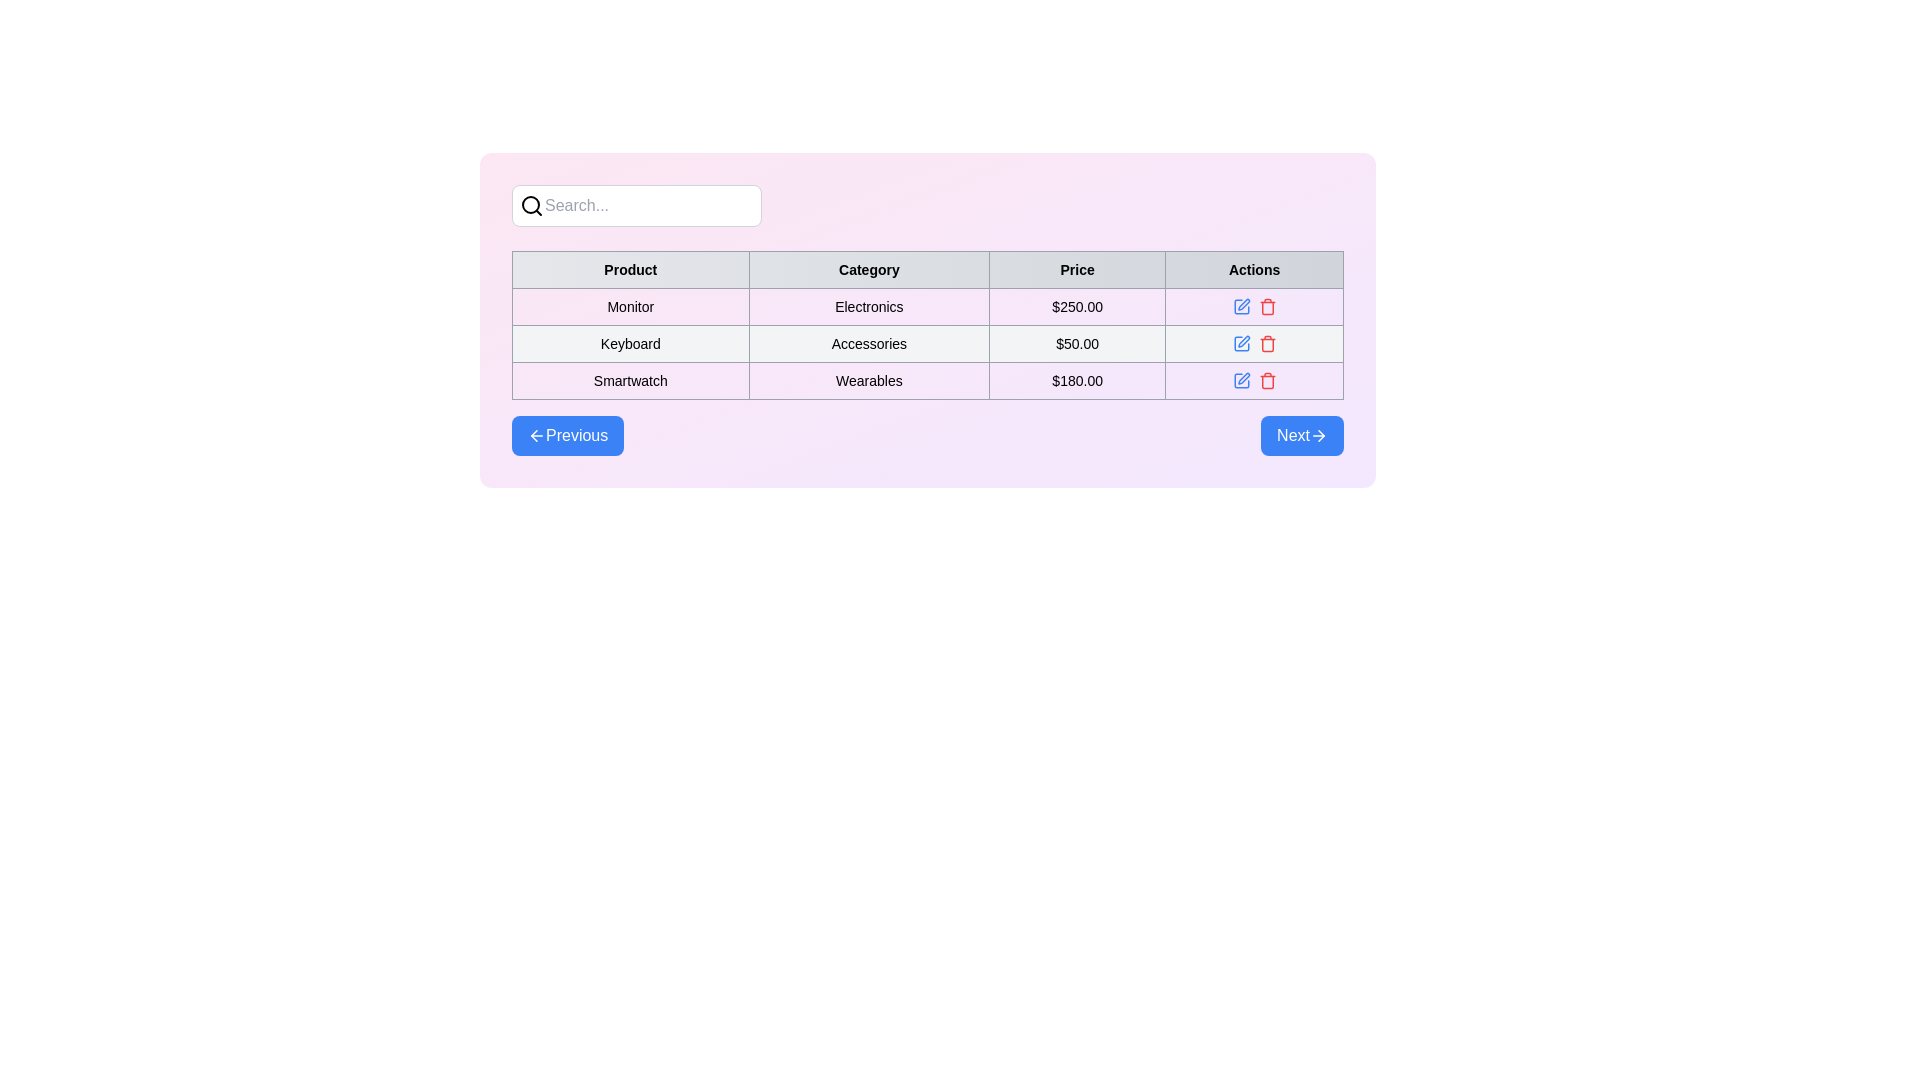  I want to click on the delete button's trash bin icon, so click(1266, 308).